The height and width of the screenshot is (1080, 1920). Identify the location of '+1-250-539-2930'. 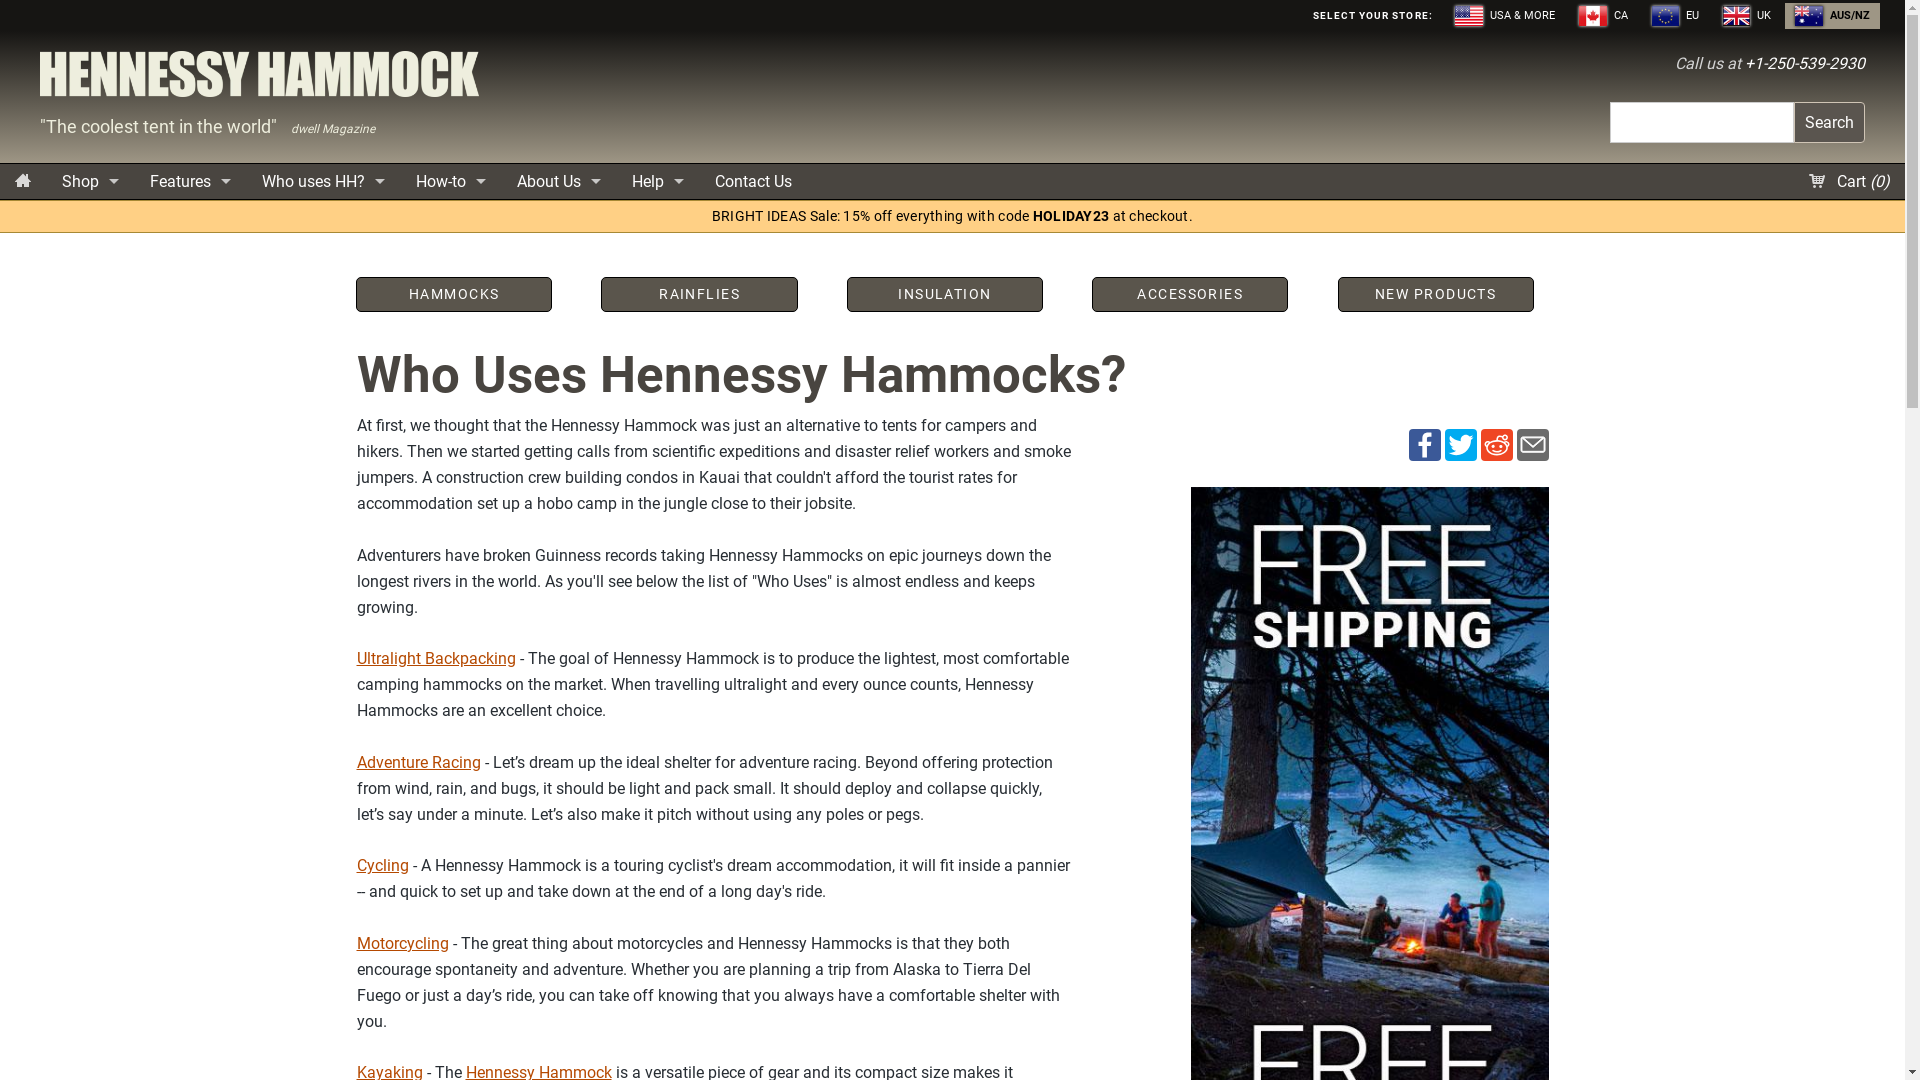
(1744, 62).